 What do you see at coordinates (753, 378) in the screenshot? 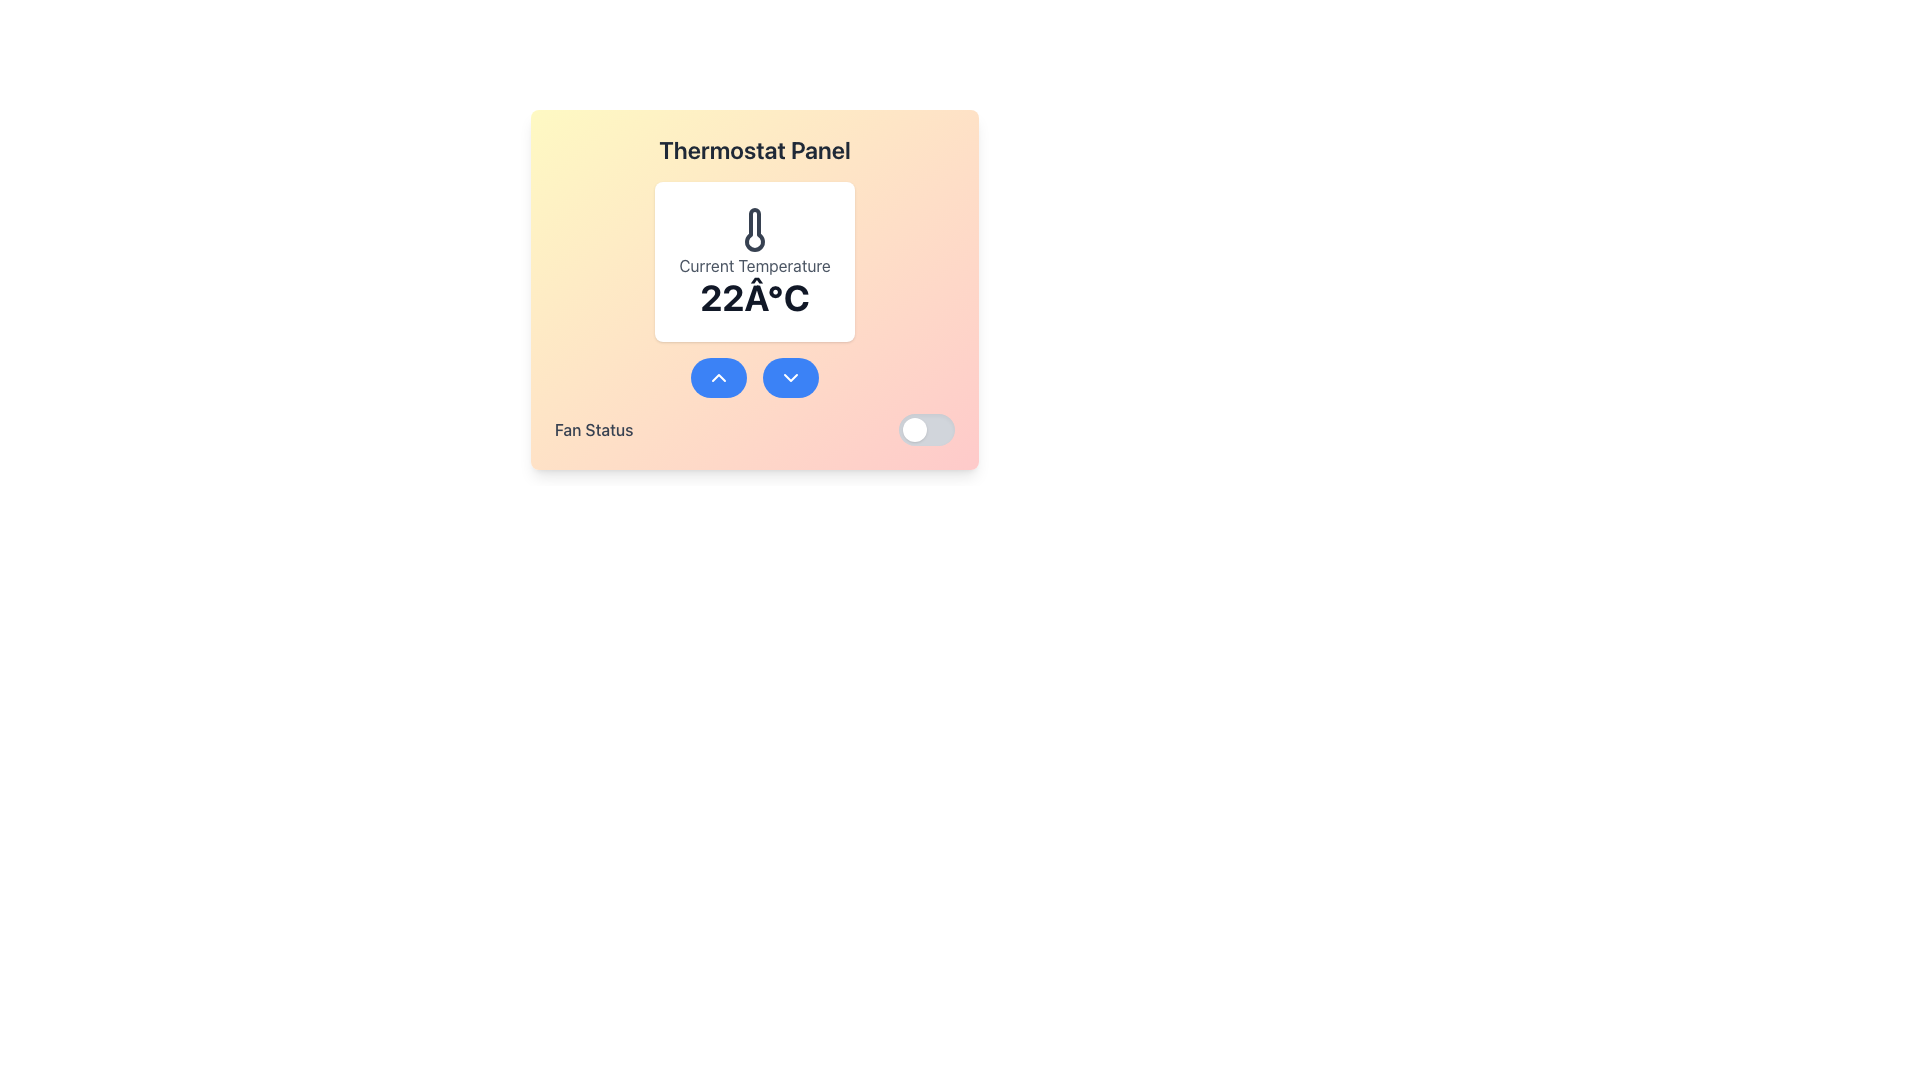
I see `the up button of the dual button component for adjusting temperature, located beneath the temperature indicator '22°C'` at bounding box center [753, 378].